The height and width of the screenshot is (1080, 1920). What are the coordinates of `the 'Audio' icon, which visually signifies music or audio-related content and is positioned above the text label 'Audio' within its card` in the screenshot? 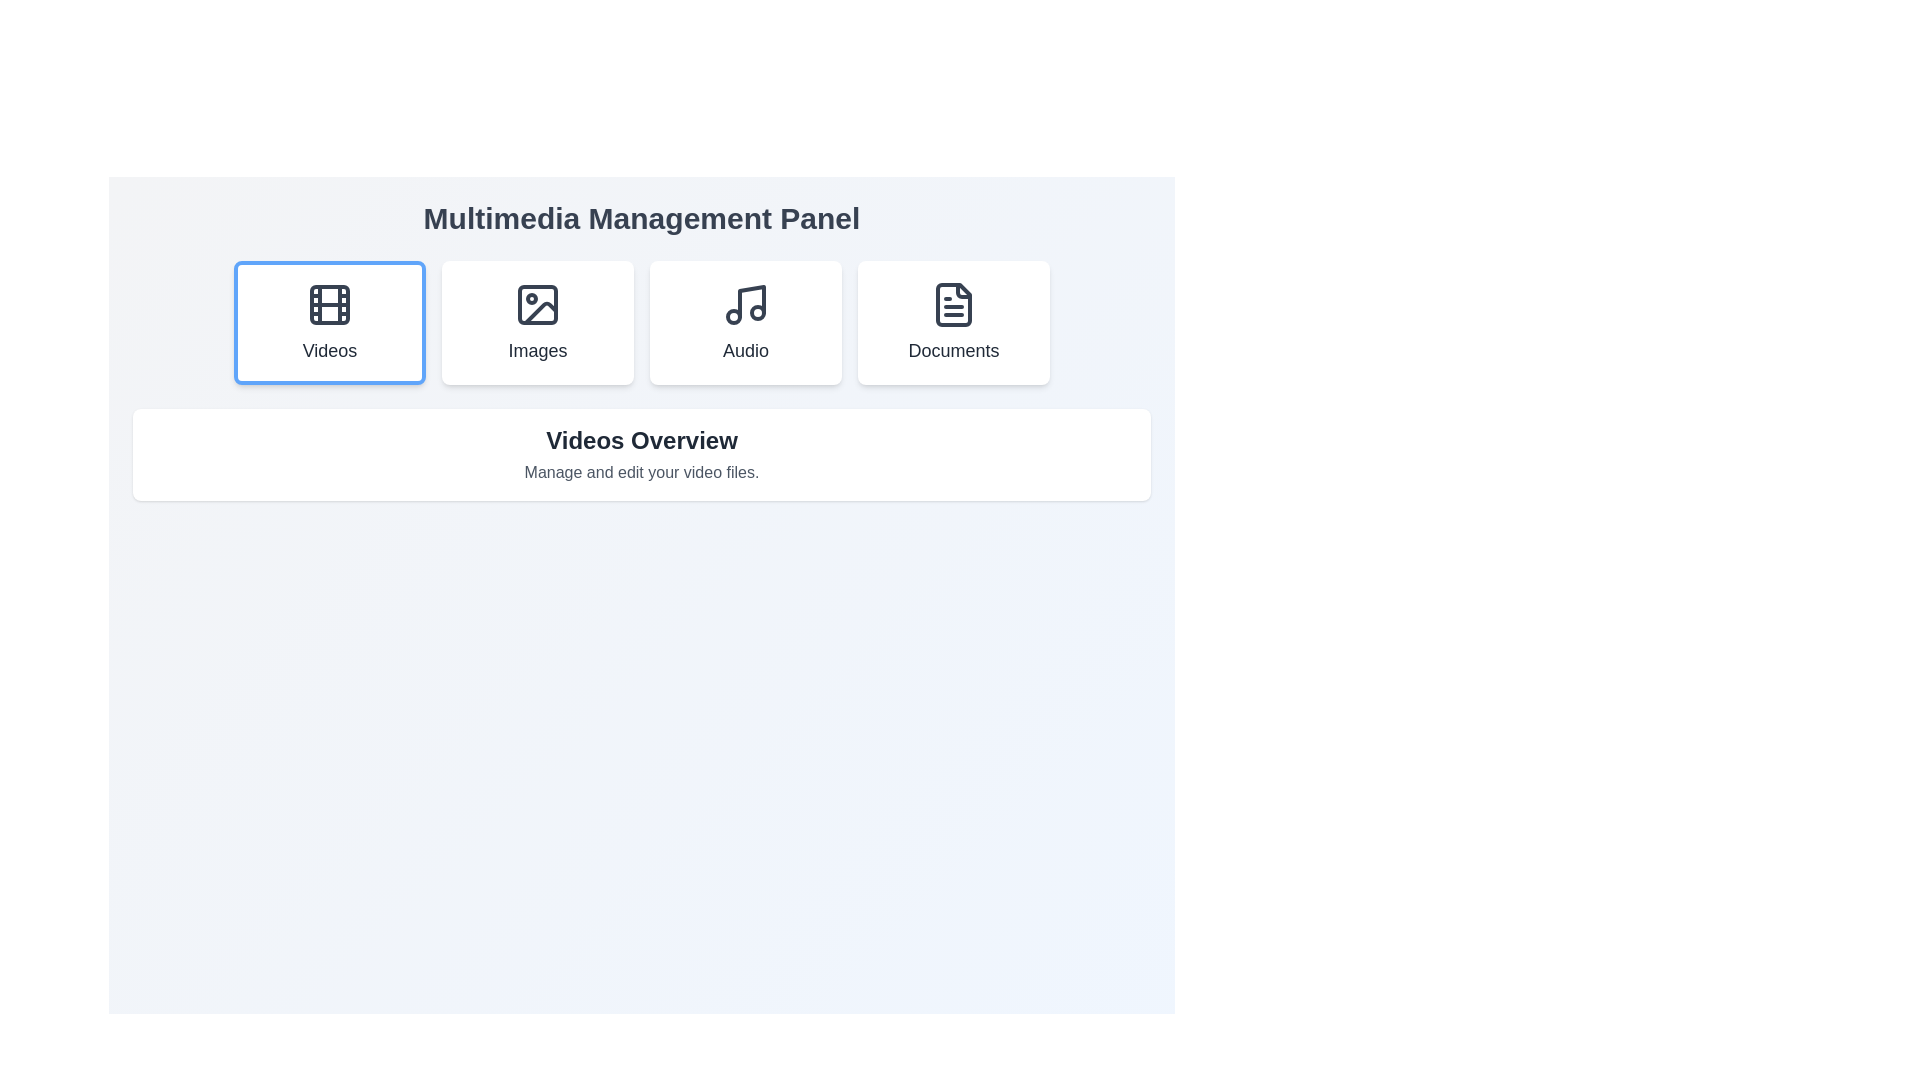 It's located at (744, 304).